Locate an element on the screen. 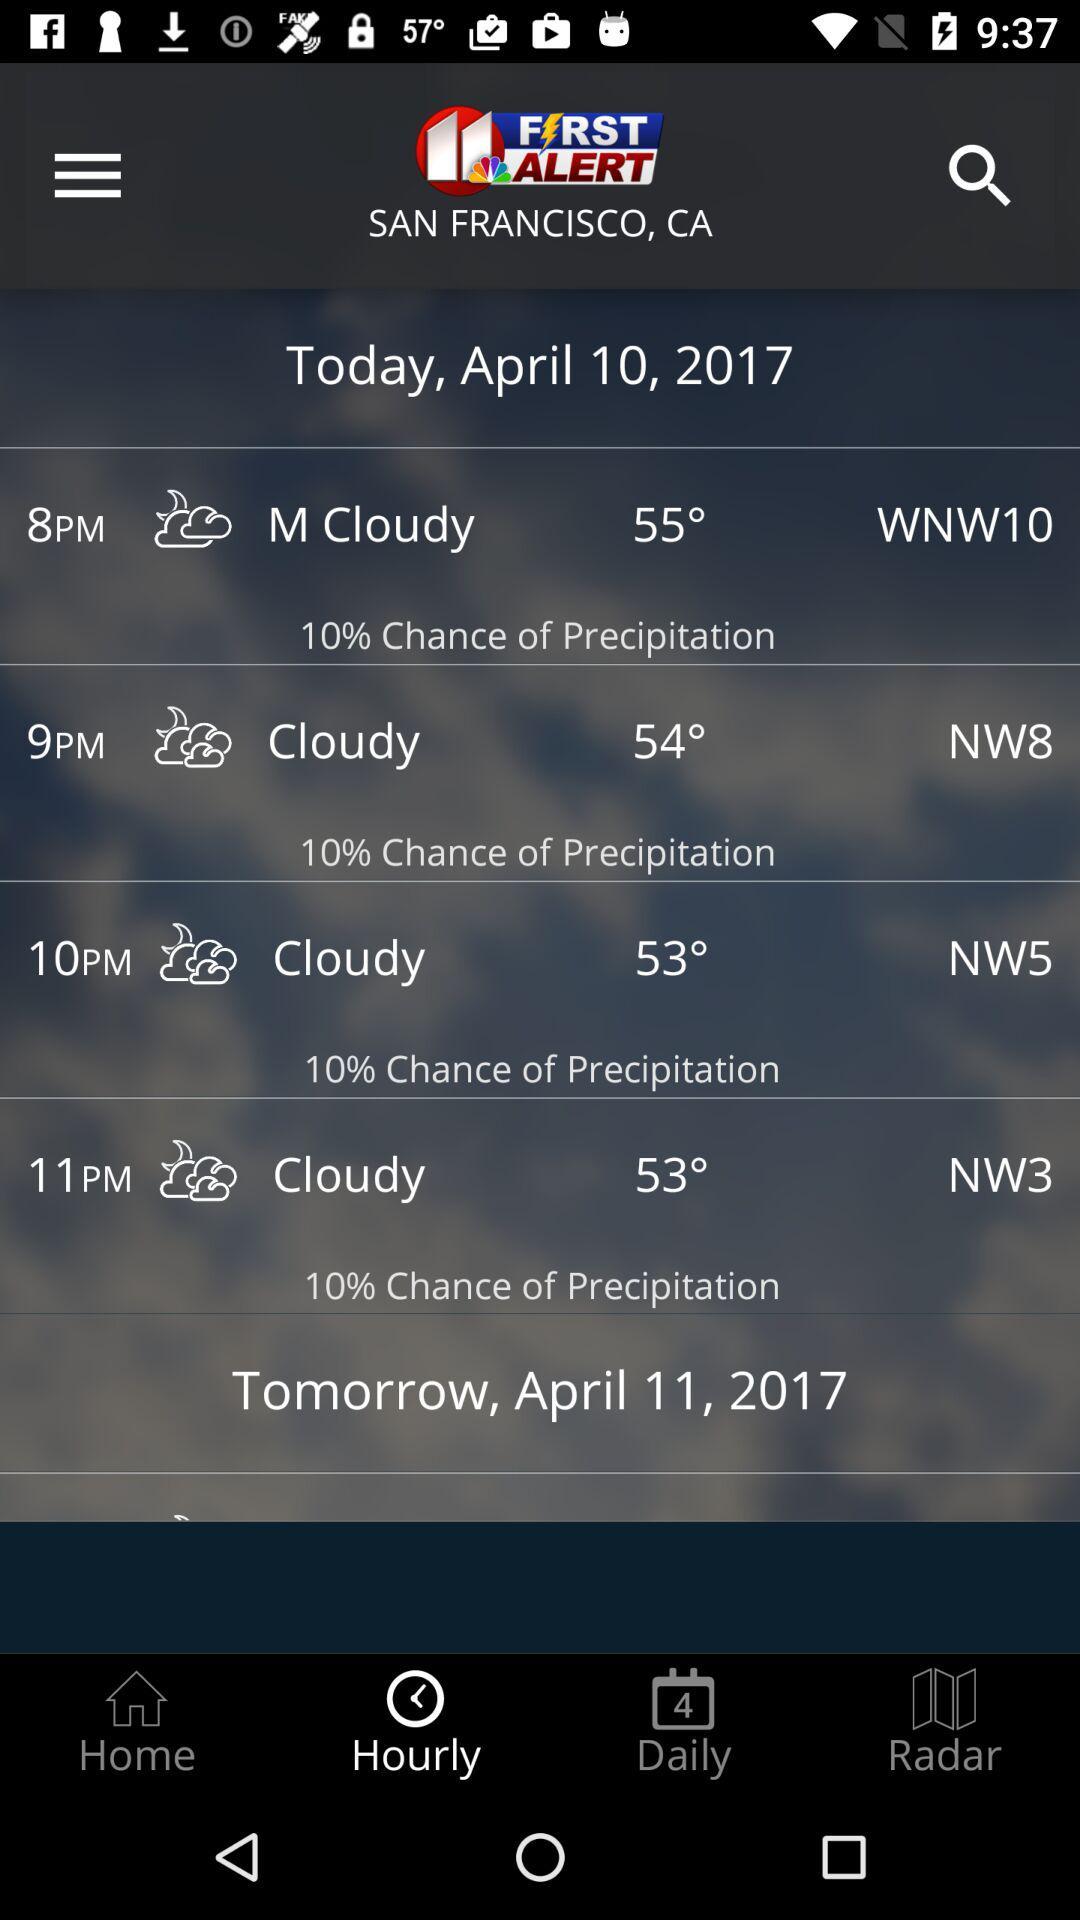 The height and width of the screenshot is (1920, 1080). the icon which is next to the 9pm is located at coordinates (193, 741).